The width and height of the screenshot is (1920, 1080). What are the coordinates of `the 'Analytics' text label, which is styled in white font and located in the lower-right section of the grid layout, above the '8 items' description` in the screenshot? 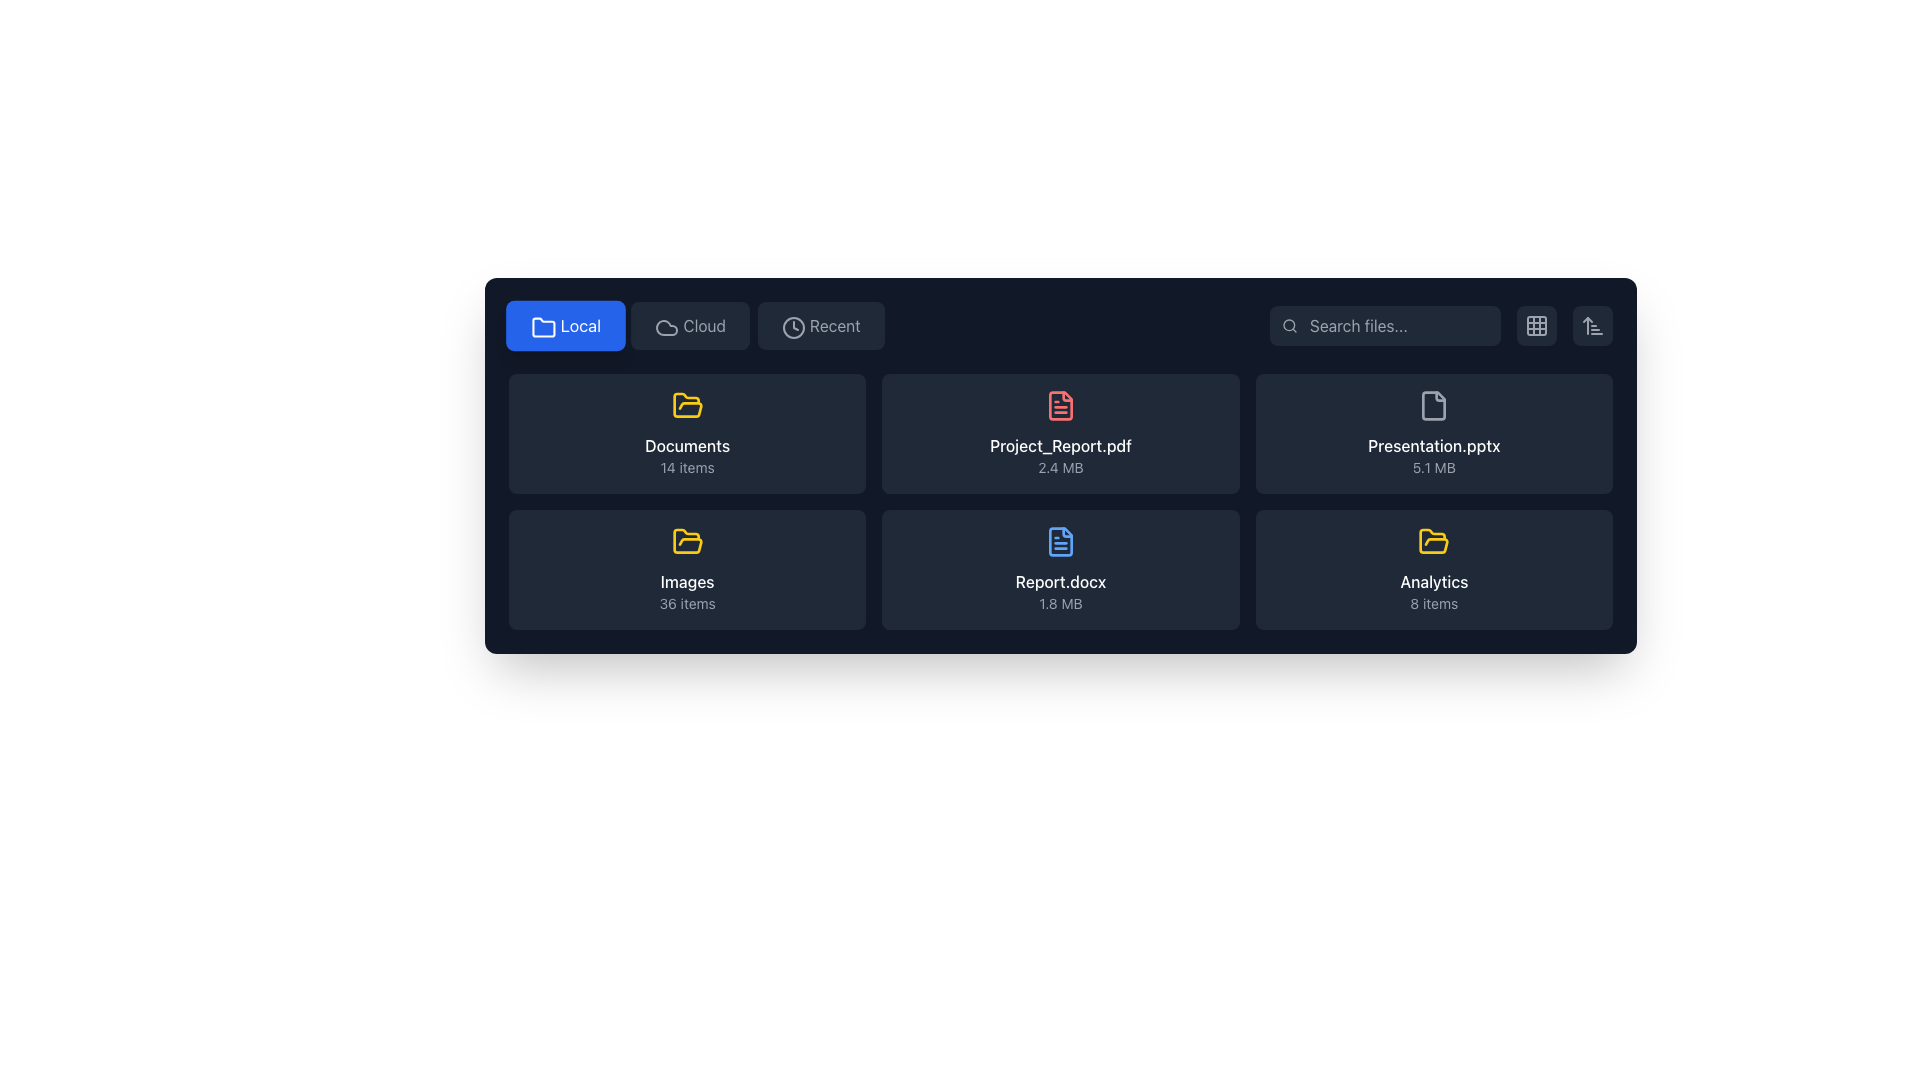 It's located at (1433, 582).